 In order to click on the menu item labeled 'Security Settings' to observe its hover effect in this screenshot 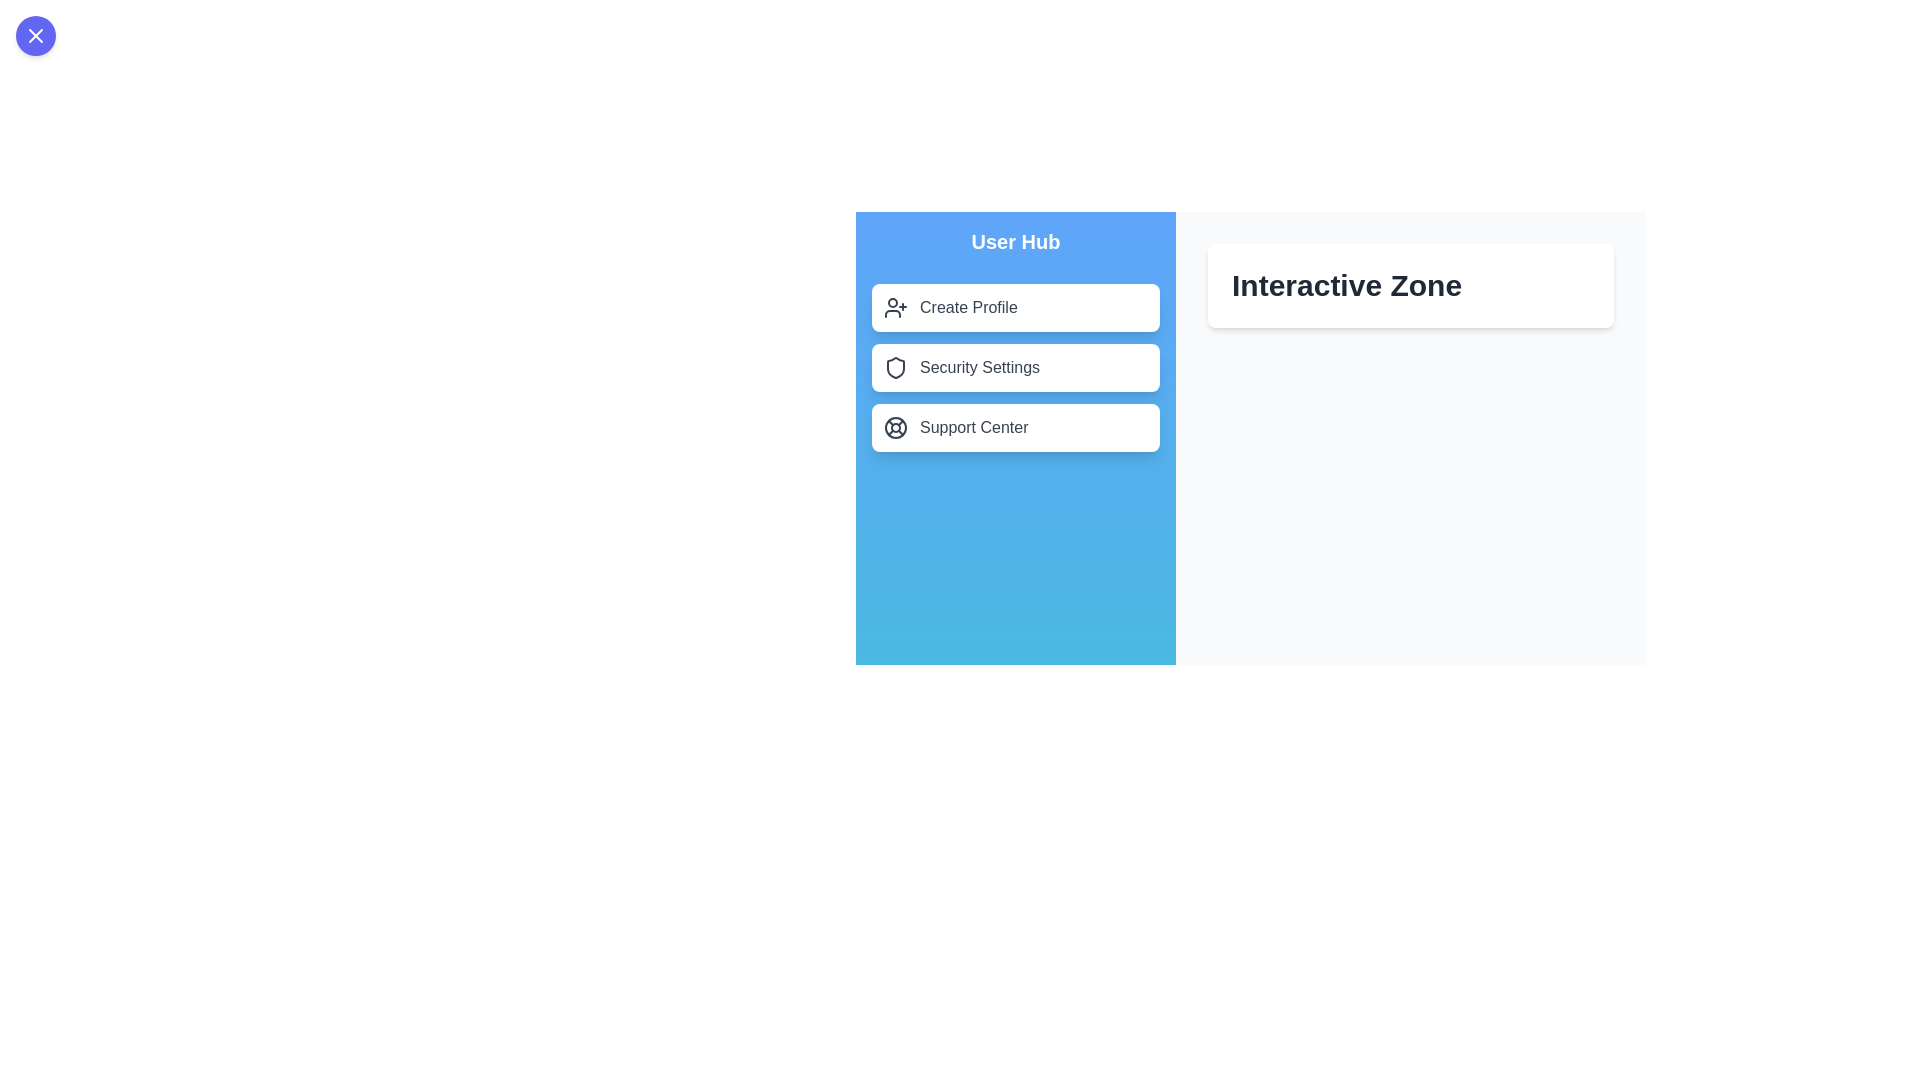, I will do `click(1016, 367)`.